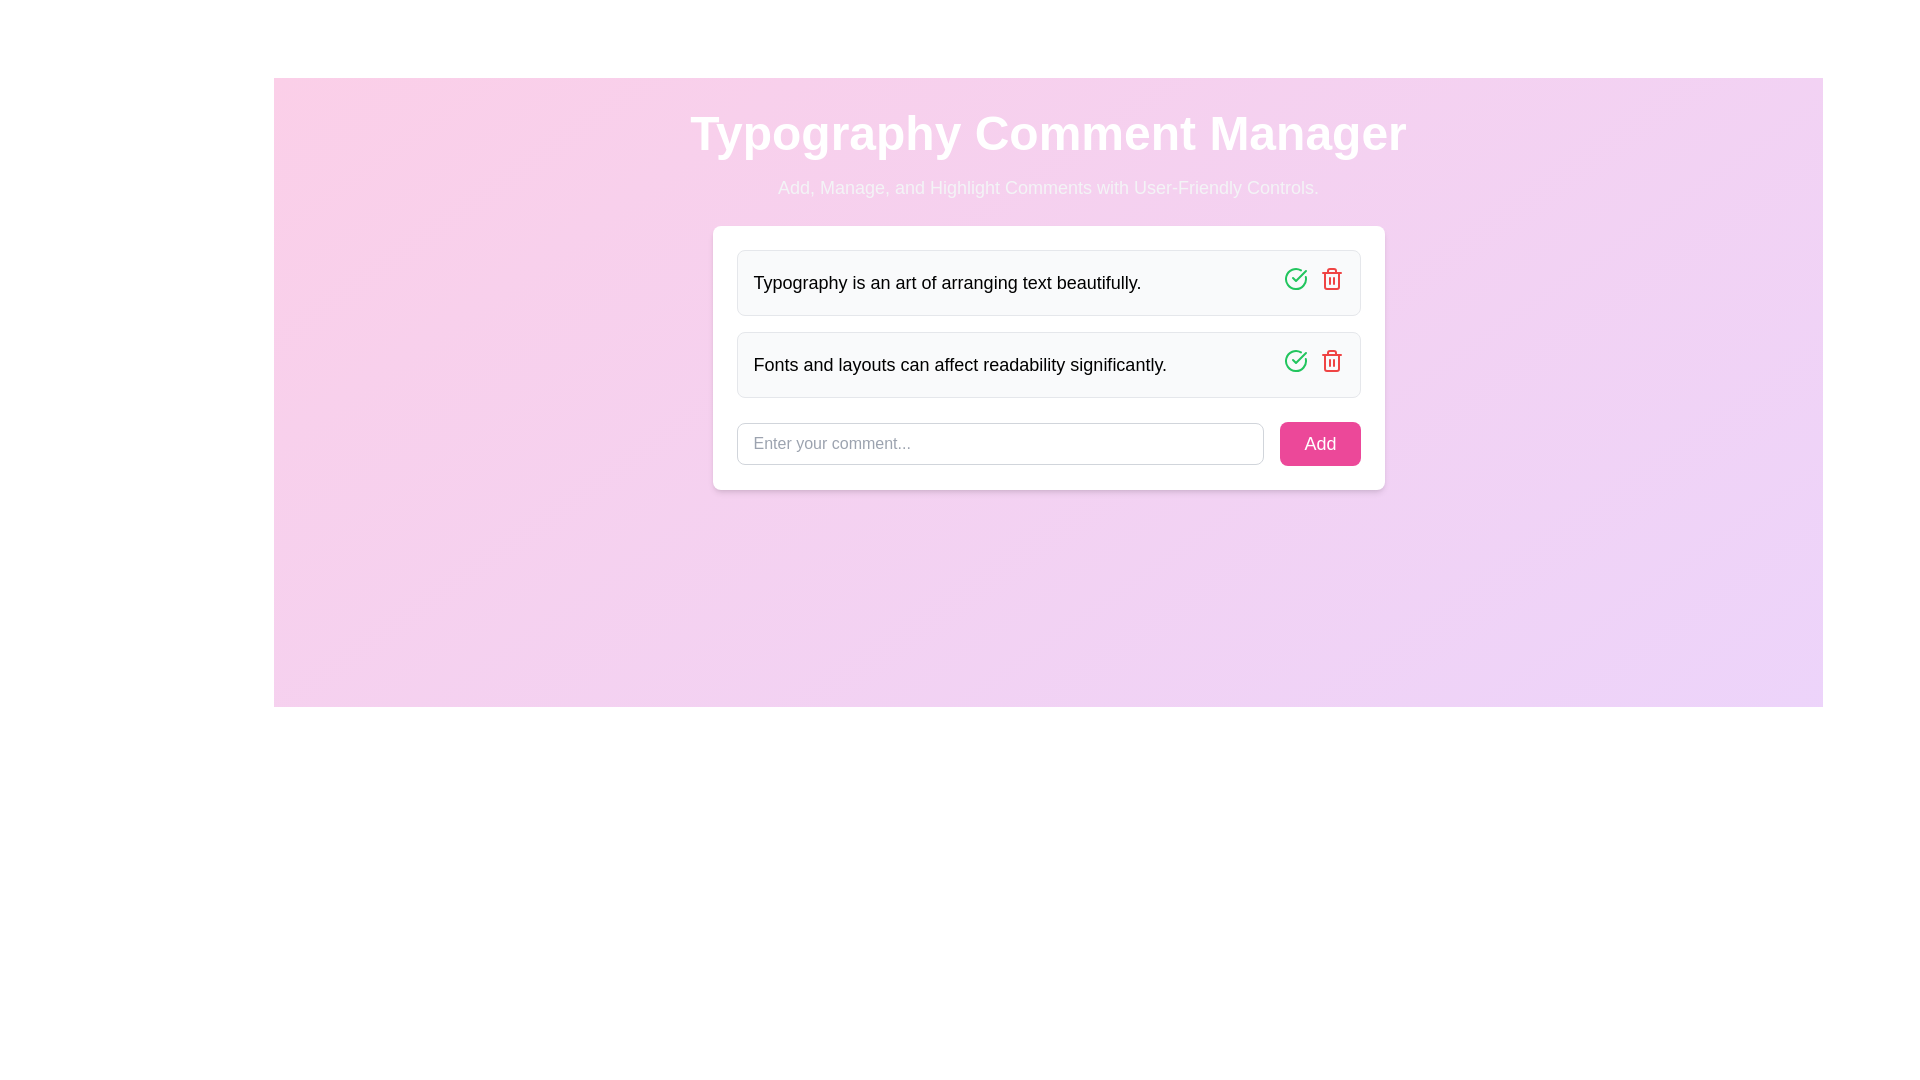  What do you see at coordinates (960, 365) in the screenshot?
I see `the text within the second comment box, which is displayed as the primary content in a vertically aligned list of similar elements` at bounding box center [960, 365].